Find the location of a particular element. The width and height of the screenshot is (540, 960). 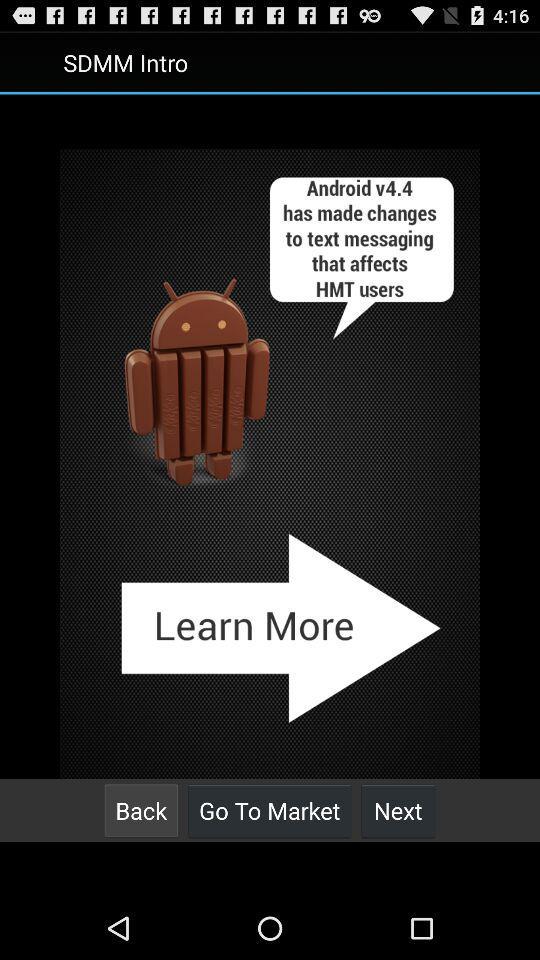

item next to back button is located at coordinates (269, 810).